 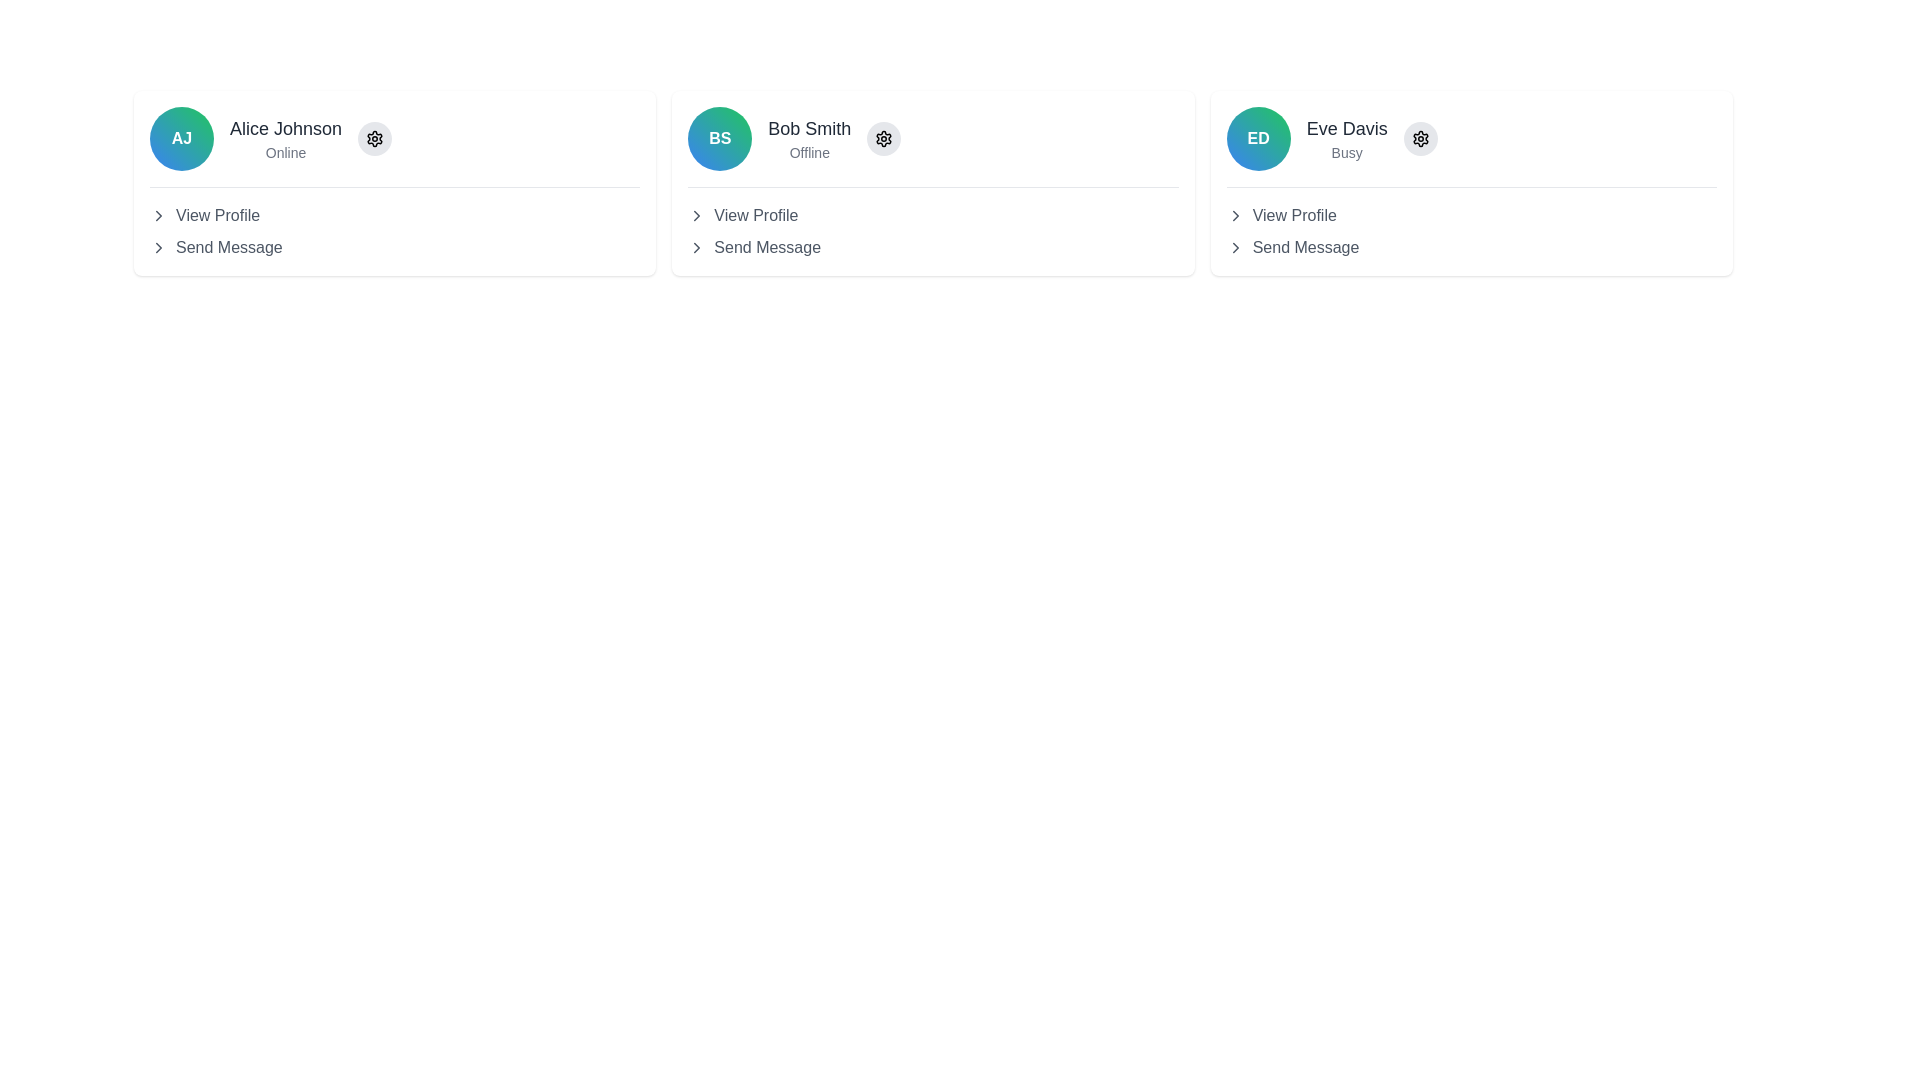 What do you see at coordinates (285, 152) in the screenshot?
I see `the text label displaying 'Online' in gray font, located beneath 'Alice Johnson' in the user profile card layout` at bounding box center [285, 152].